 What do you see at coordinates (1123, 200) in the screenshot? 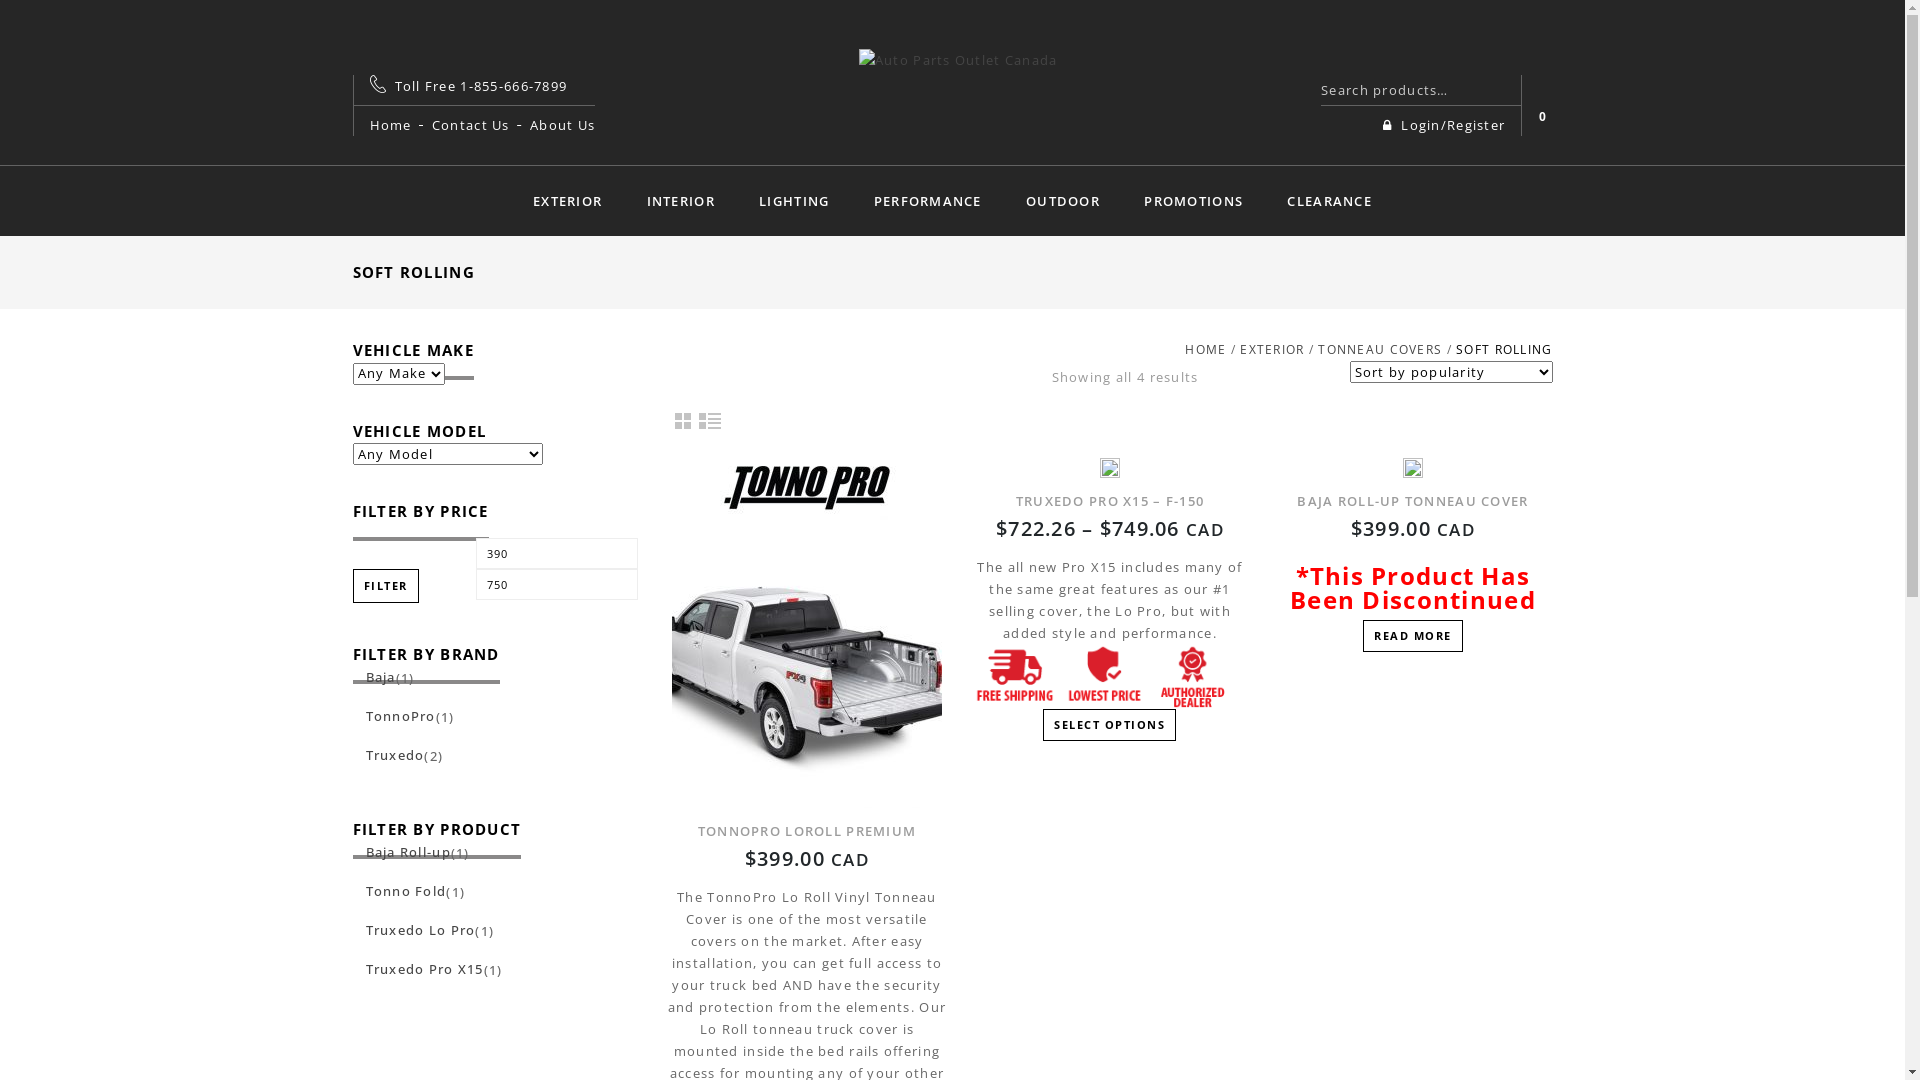
I see `'PROMOTIONS'` at bounding box center [1123, 200].